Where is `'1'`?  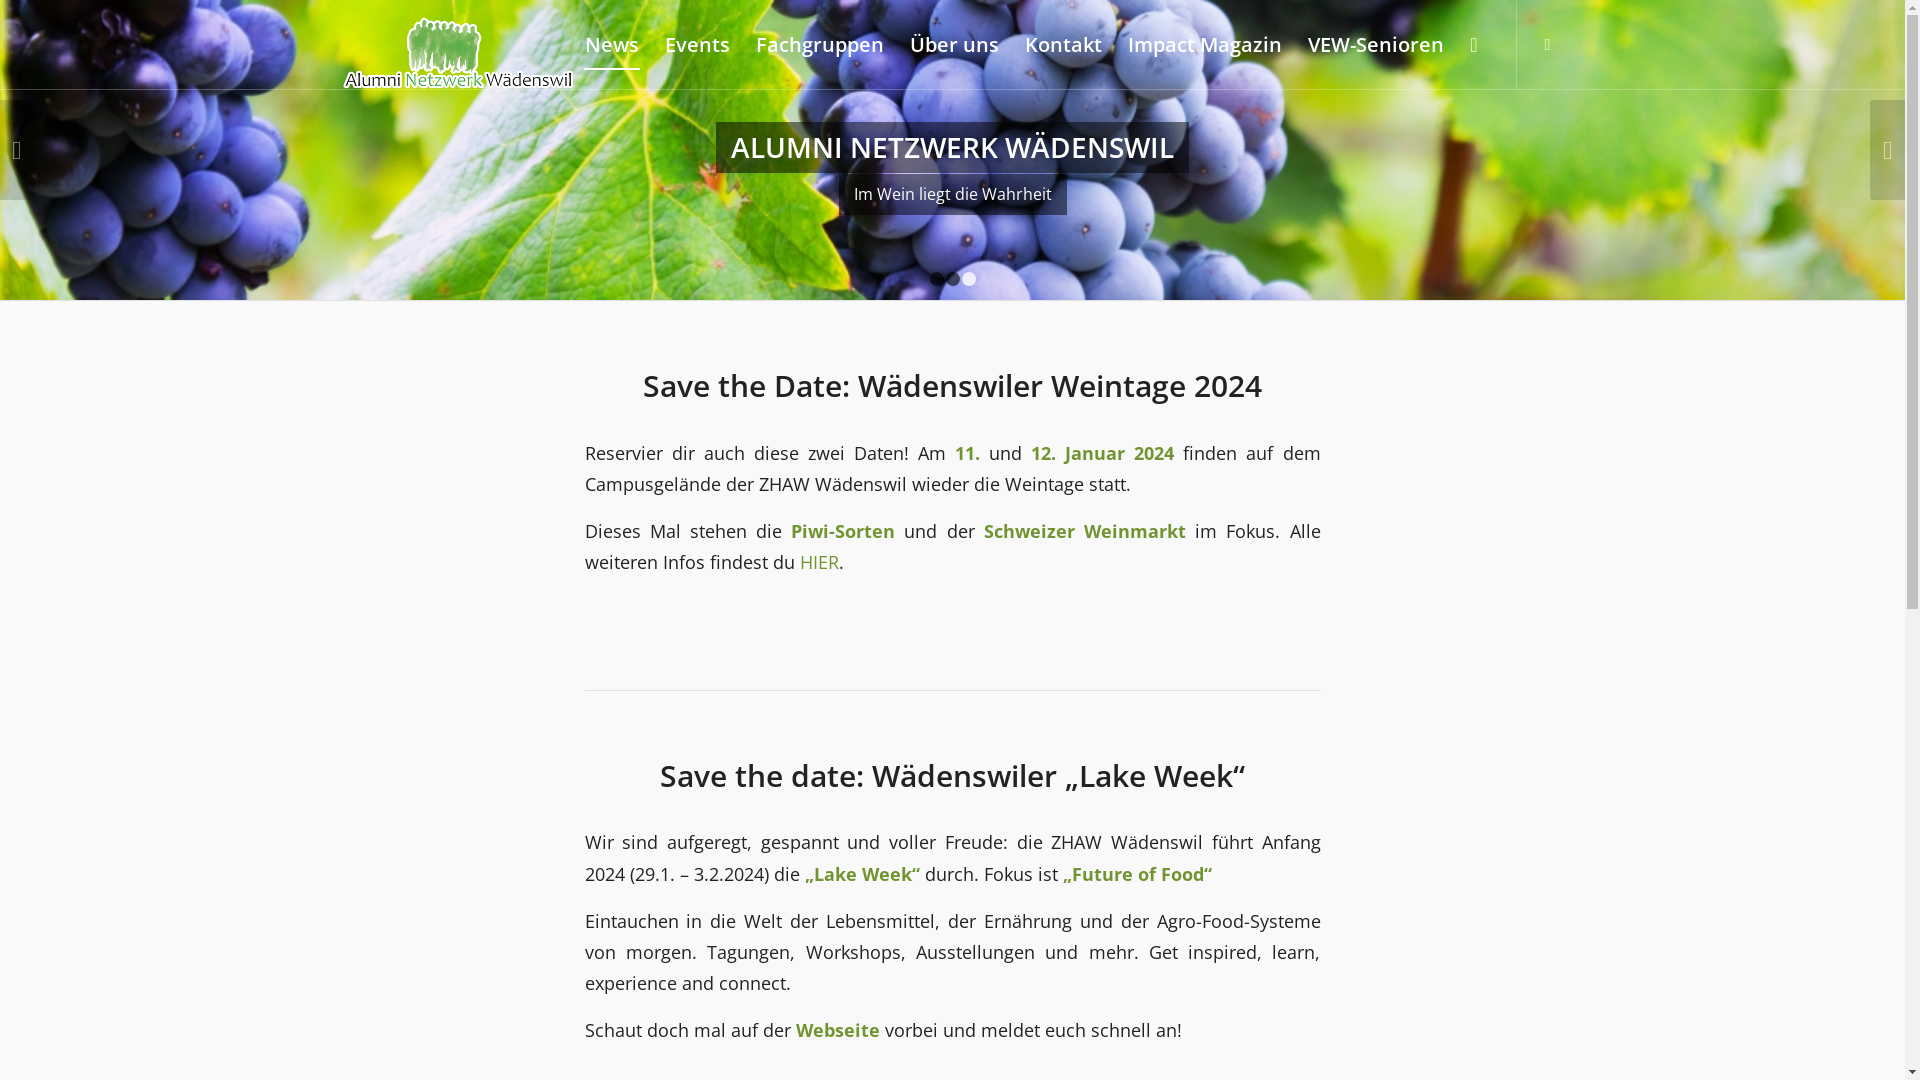 '1' is located at coordinates (935, 278).